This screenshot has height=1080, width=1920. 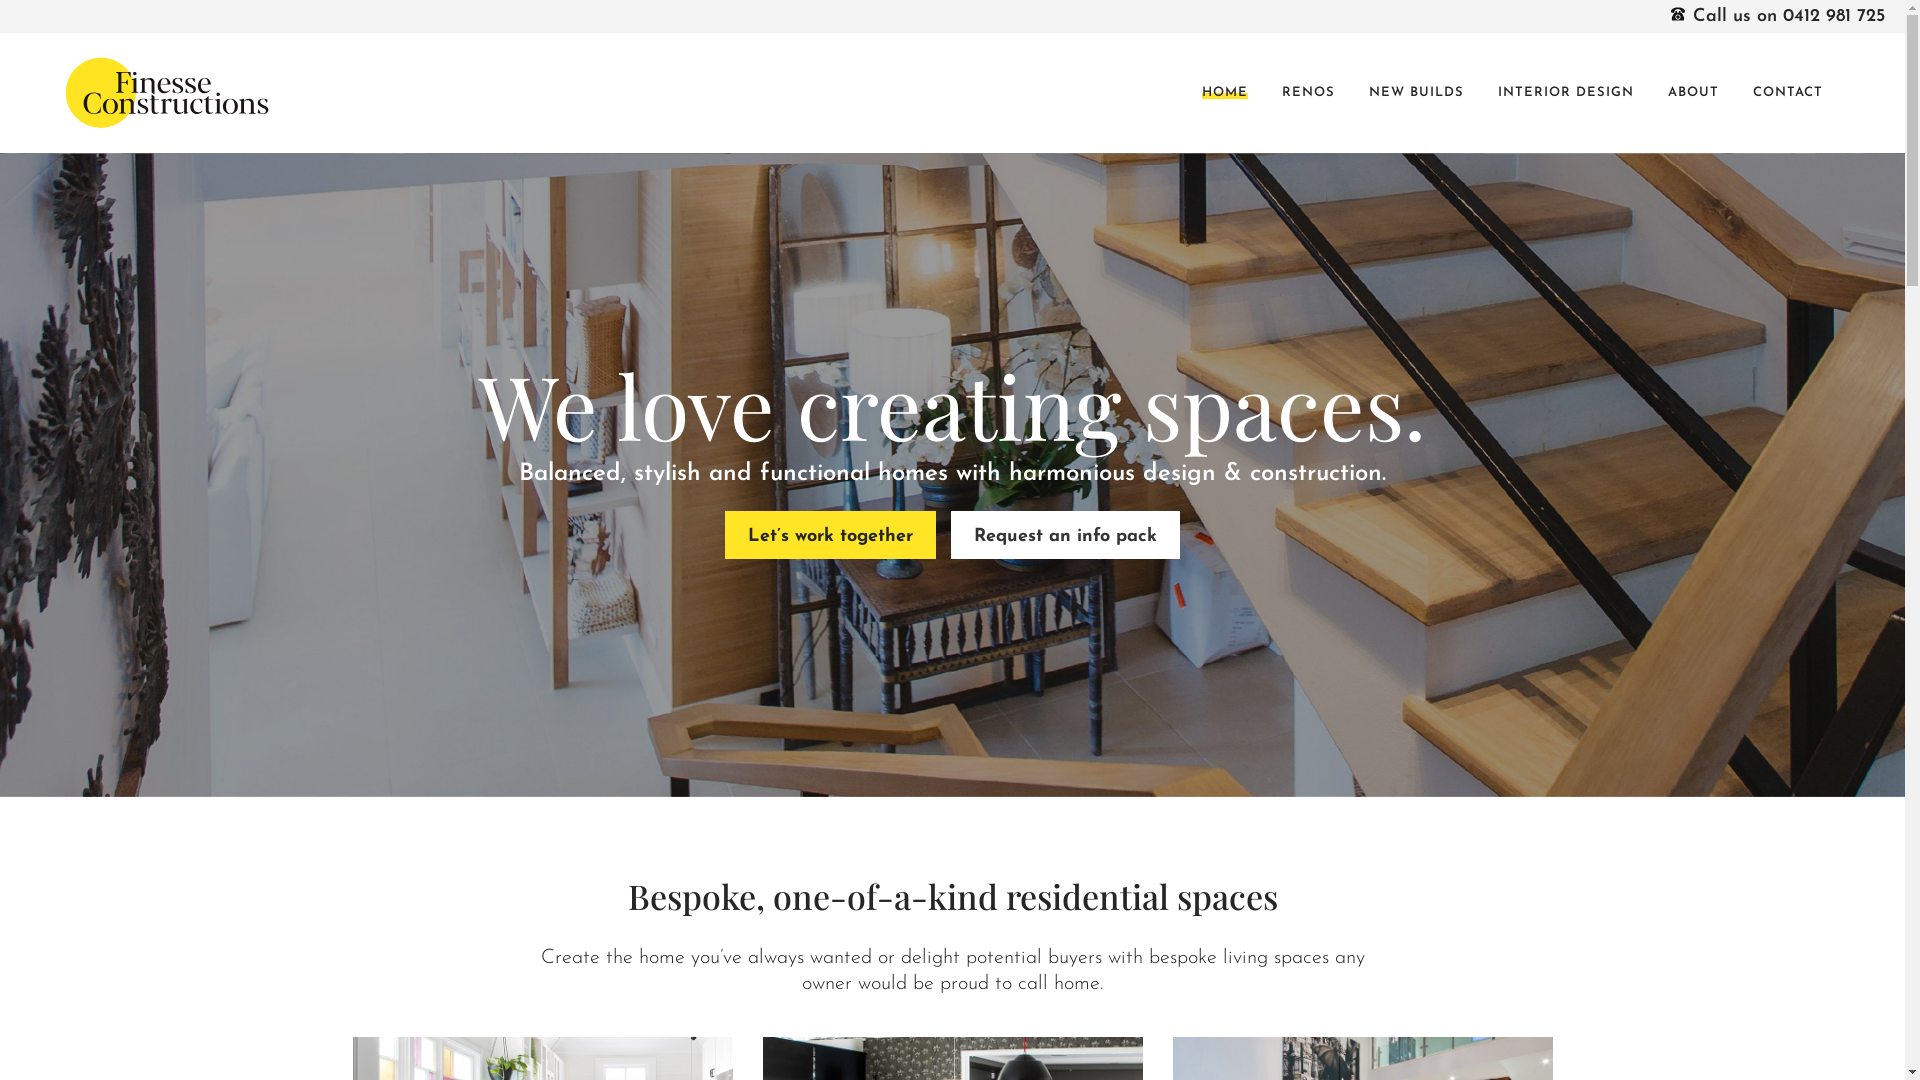 What do you see at coordinates (1308, 92) in the screenshot?
I see `'RENOS'` at bounding box center [1308, 92].